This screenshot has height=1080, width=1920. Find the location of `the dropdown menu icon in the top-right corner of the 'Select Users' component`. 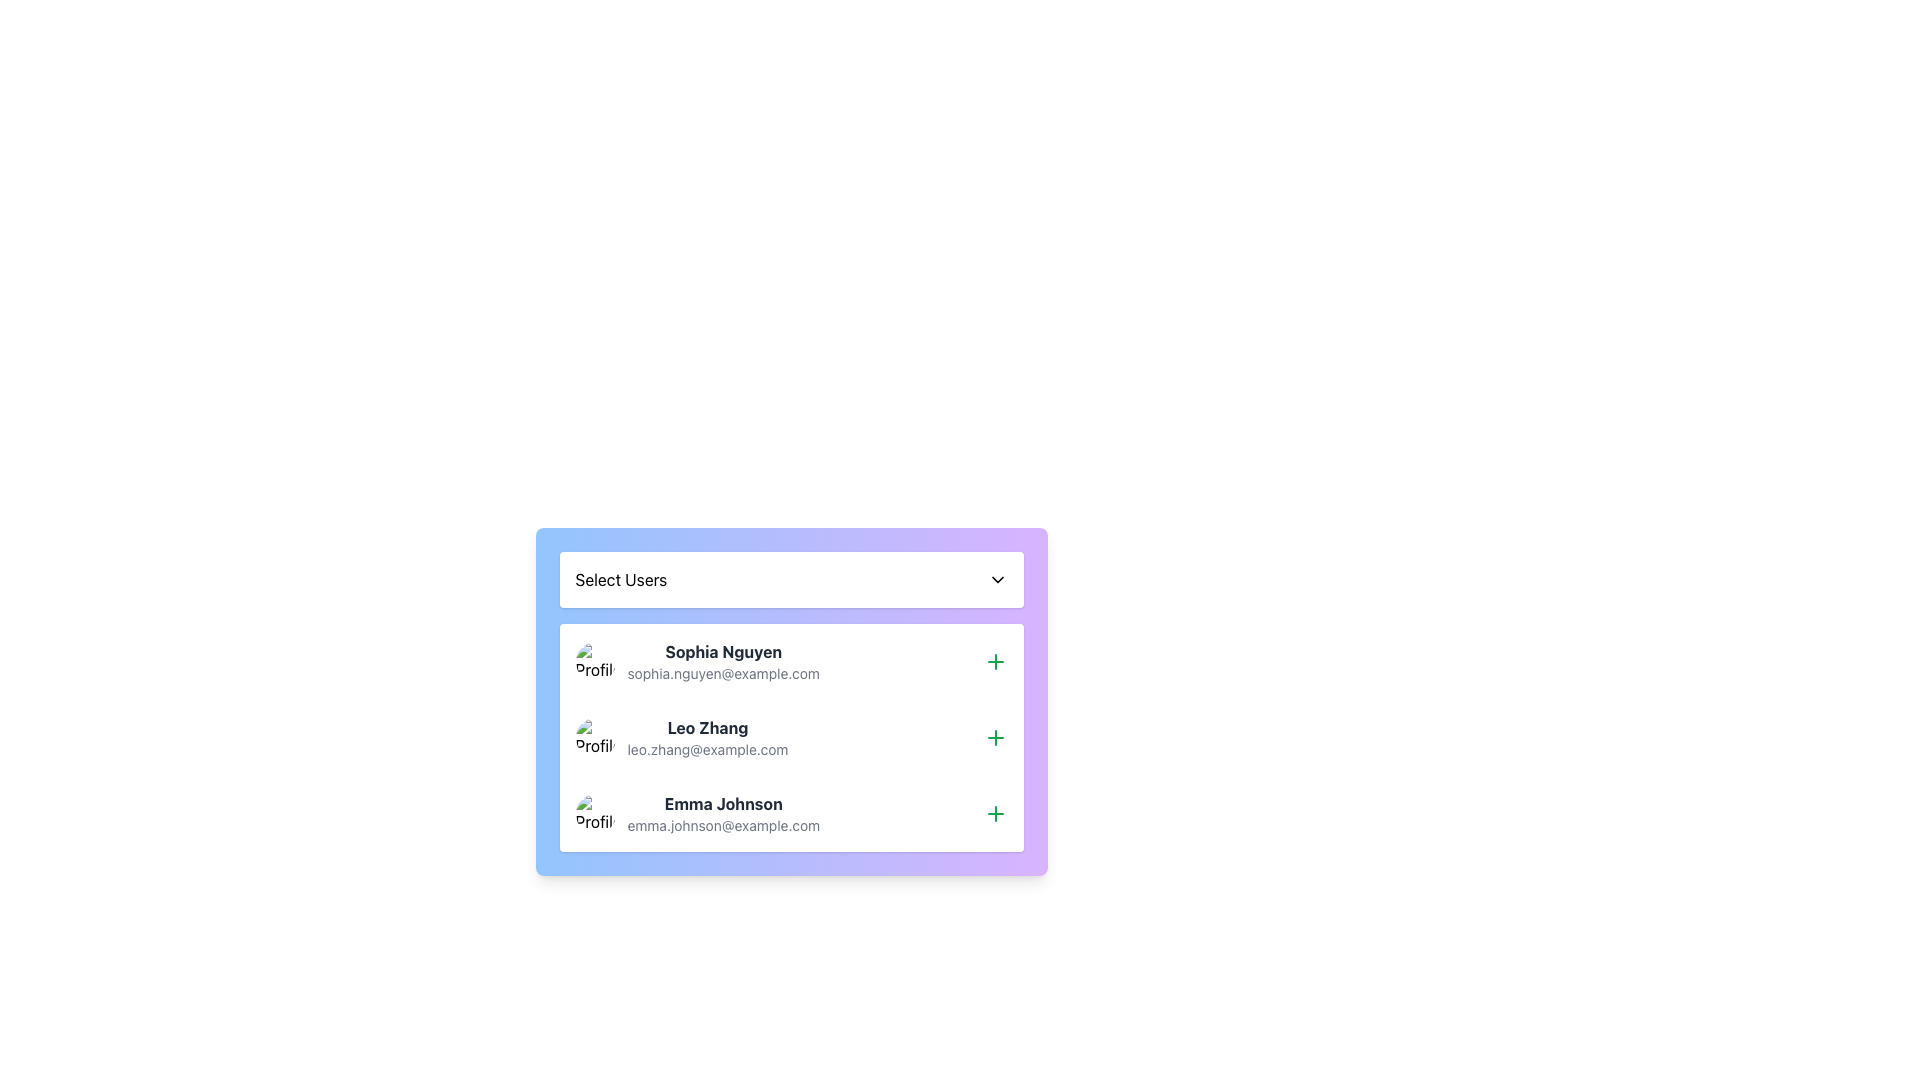

the dropdown menu icon in the top-right corner of the 'Select Users' component is located at coordinates (997, 579).